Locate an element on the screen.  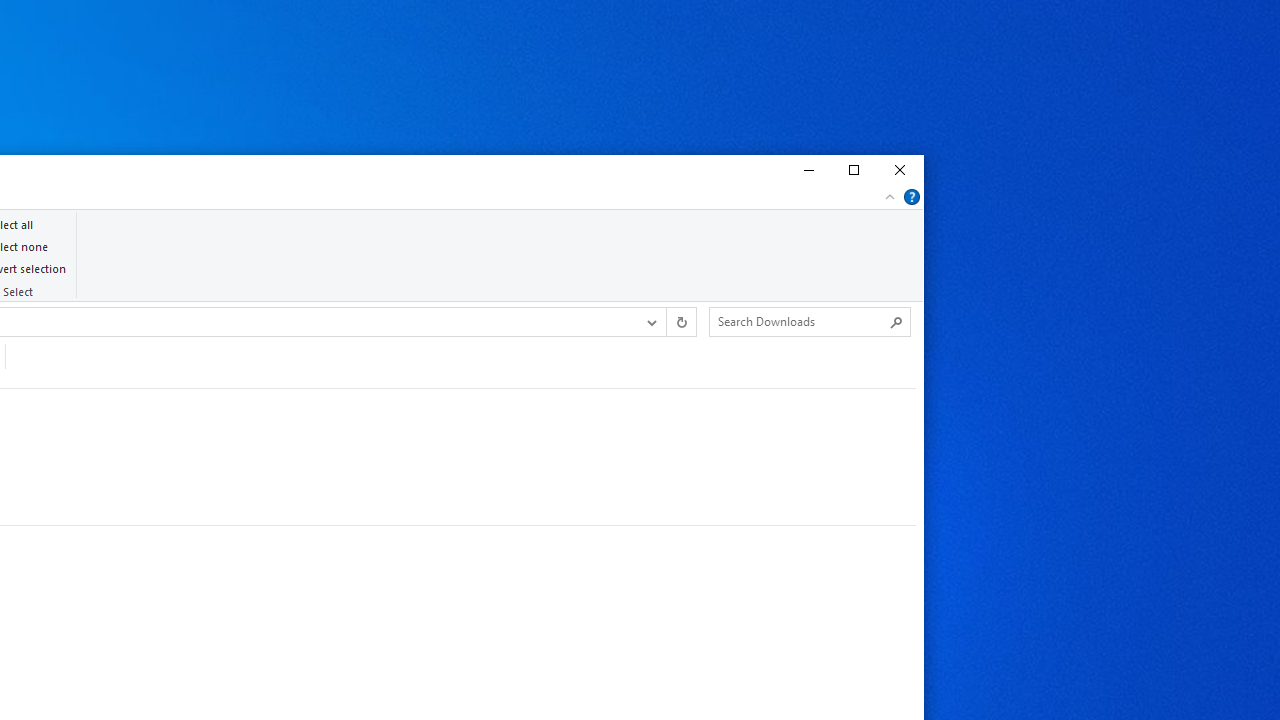
'Help' is located at coordinates (911, 196).